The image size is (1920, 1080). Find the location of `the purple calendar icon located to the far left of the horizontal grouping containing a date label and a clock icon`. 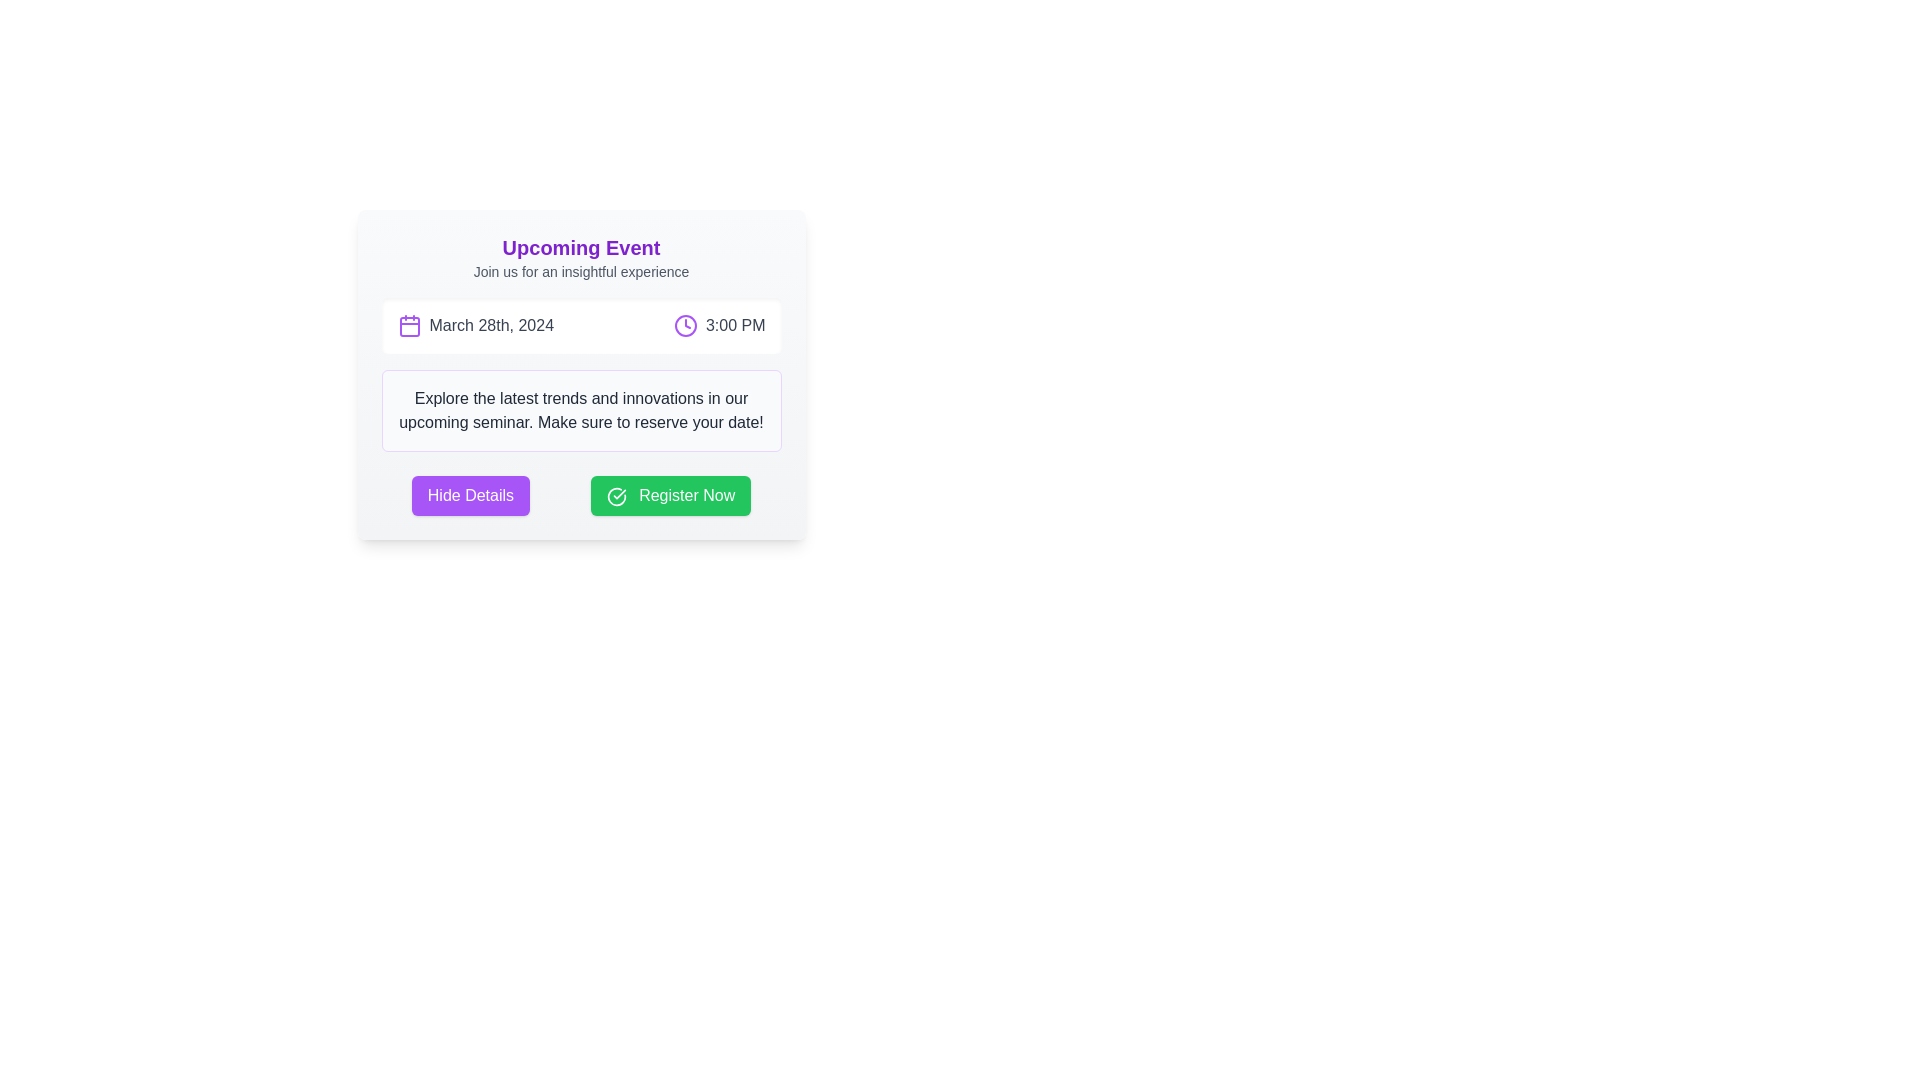

the purple calendar icon located to the far left of the horizontal grouping containing a date label and a clock icon is located at coordinates (408, 325).